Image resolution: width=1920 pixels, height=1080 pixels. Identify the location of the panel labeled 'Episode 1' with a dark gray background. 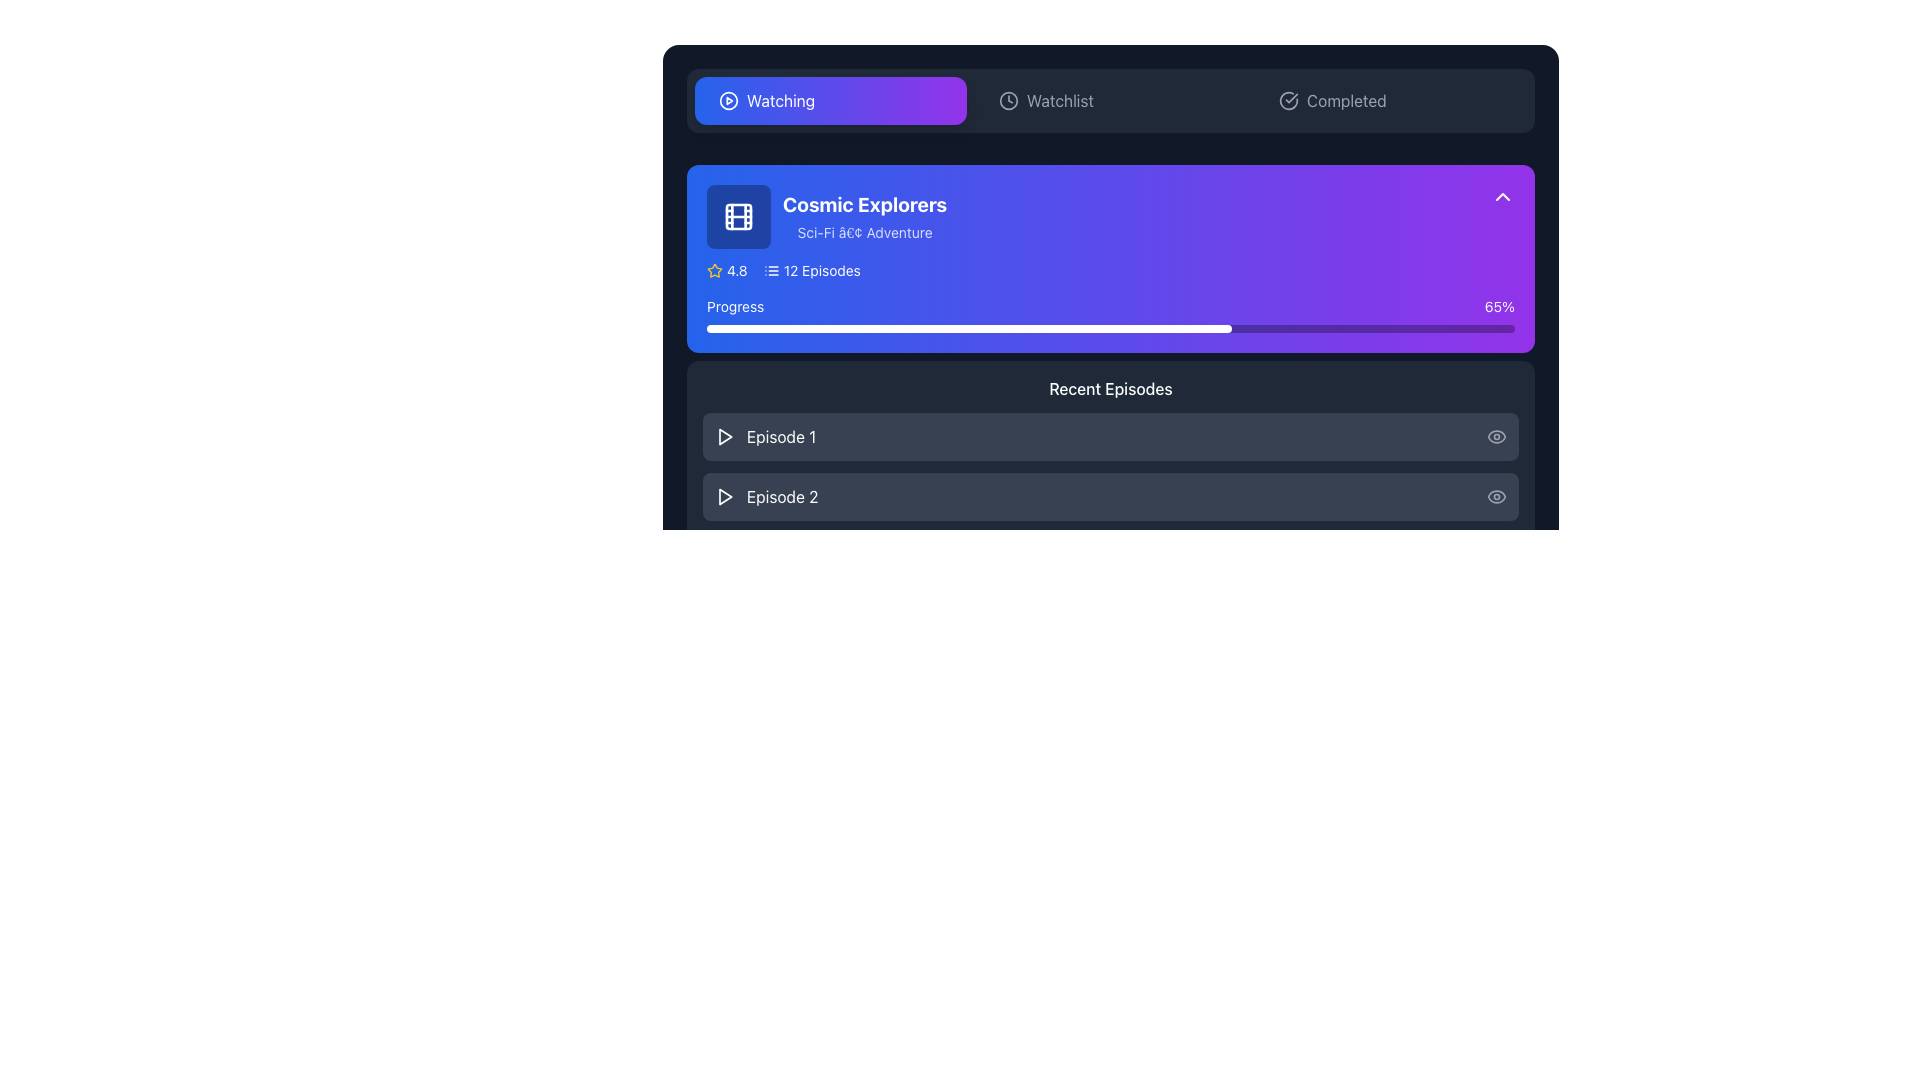
(1109, 435).